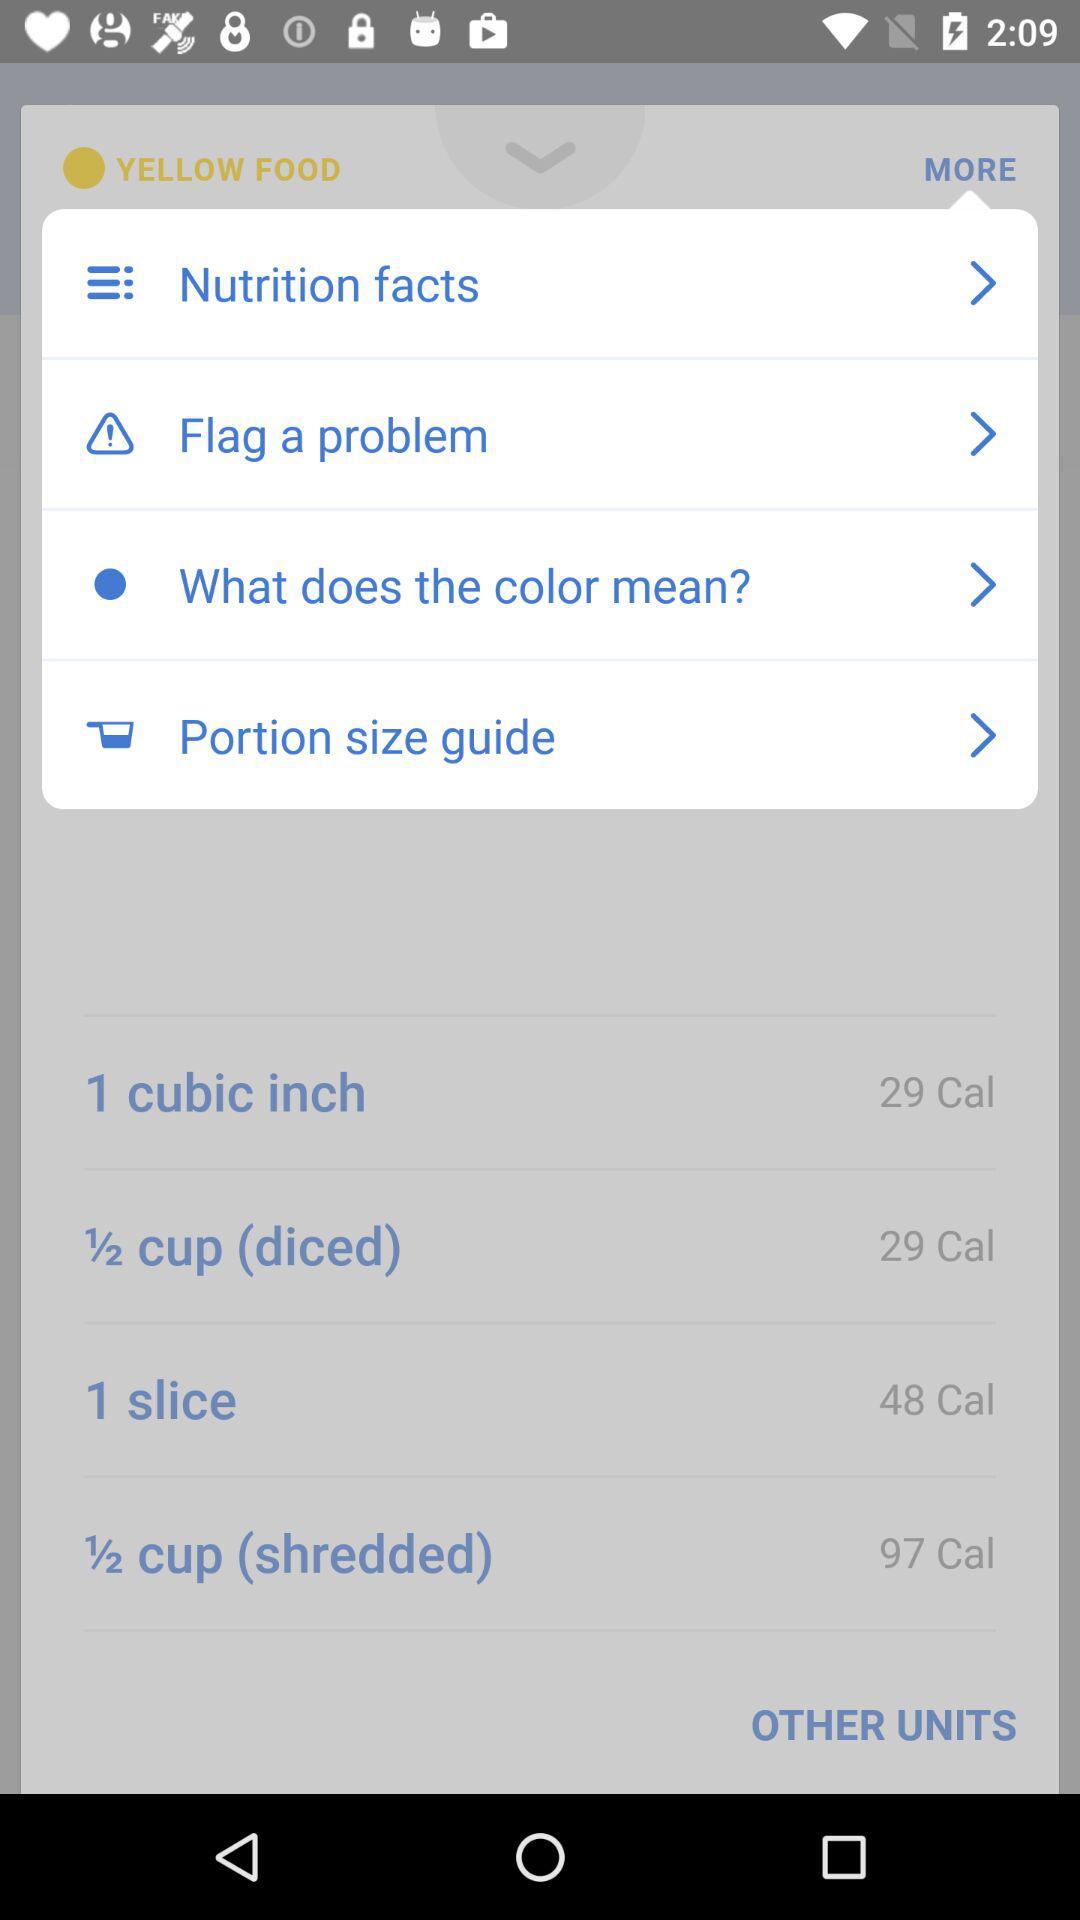  What do you see at coordinates (553, 432) in the screenshot?
I see `the icon below the nutrition facts` at bounding box center [553, 432].